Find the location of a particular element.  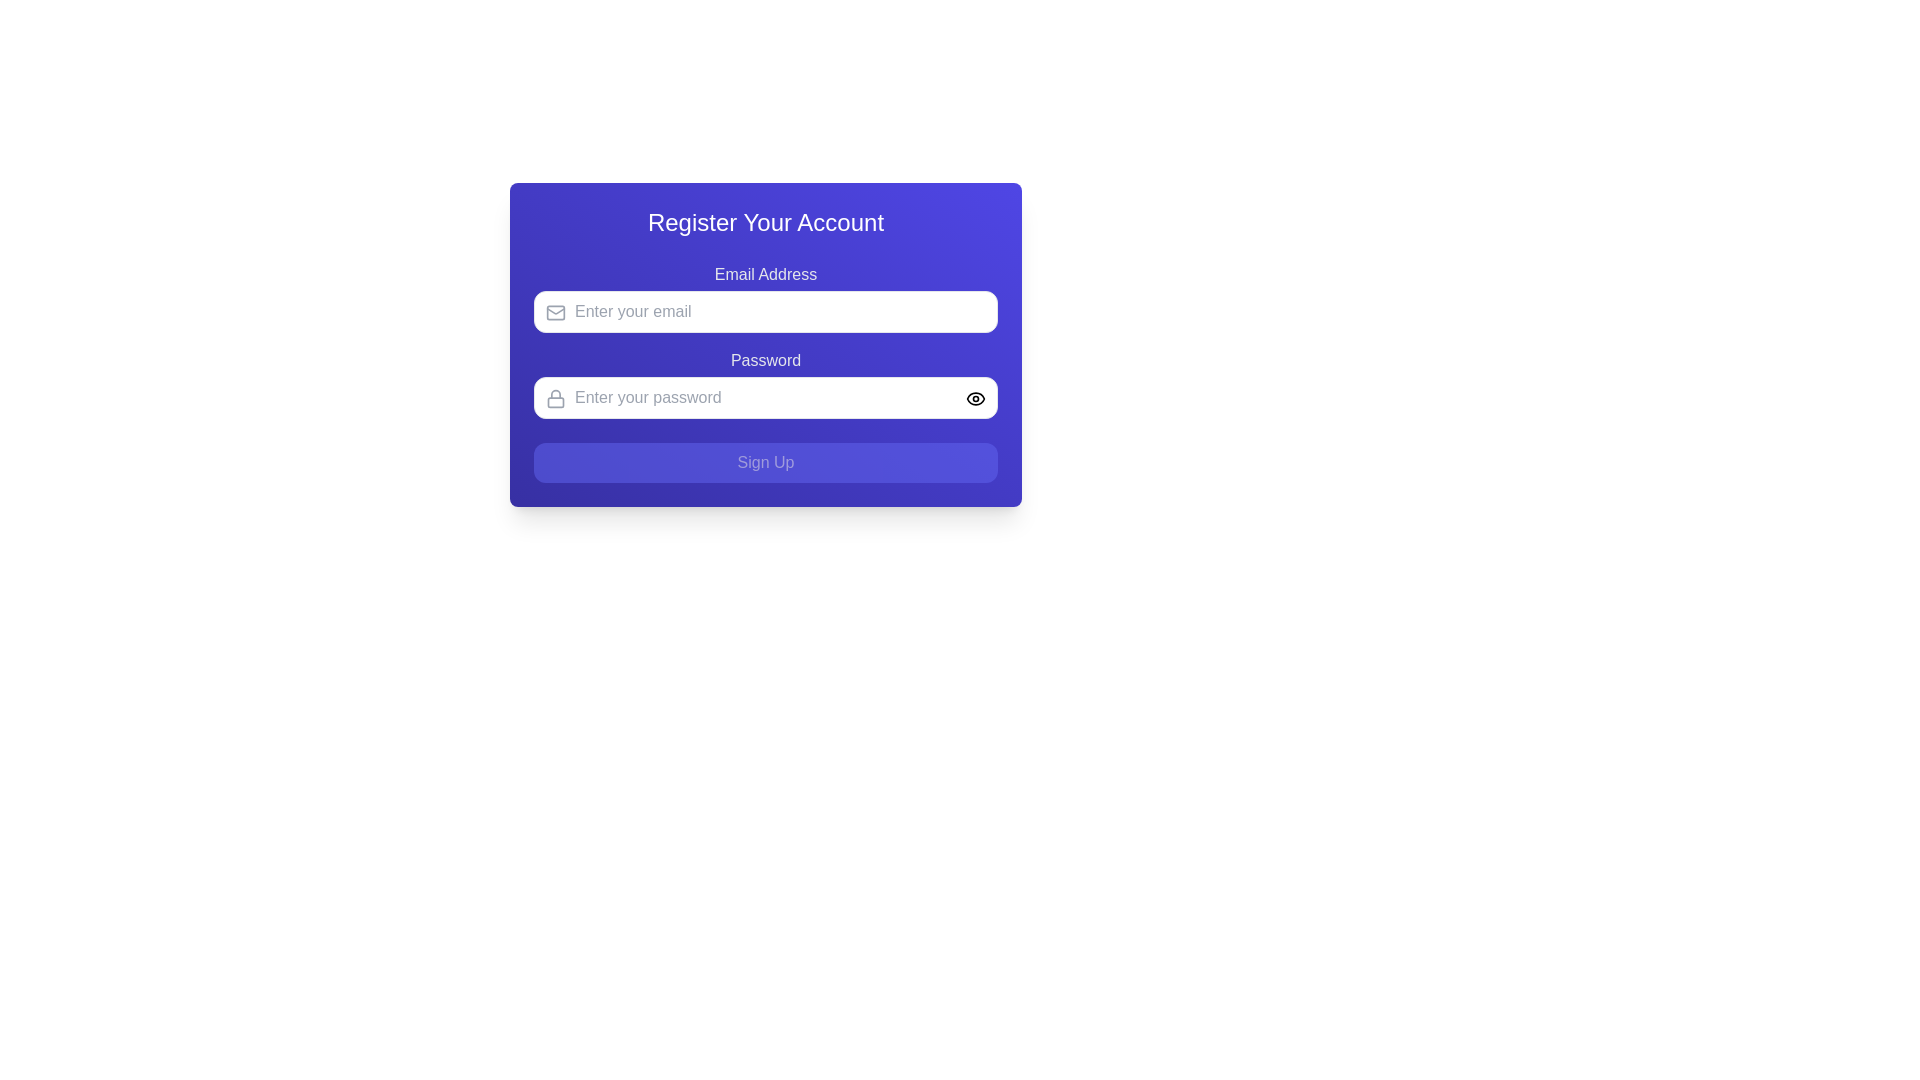

the 'Email Address' label or input field to interact with it is located at coordinates (765, 297).